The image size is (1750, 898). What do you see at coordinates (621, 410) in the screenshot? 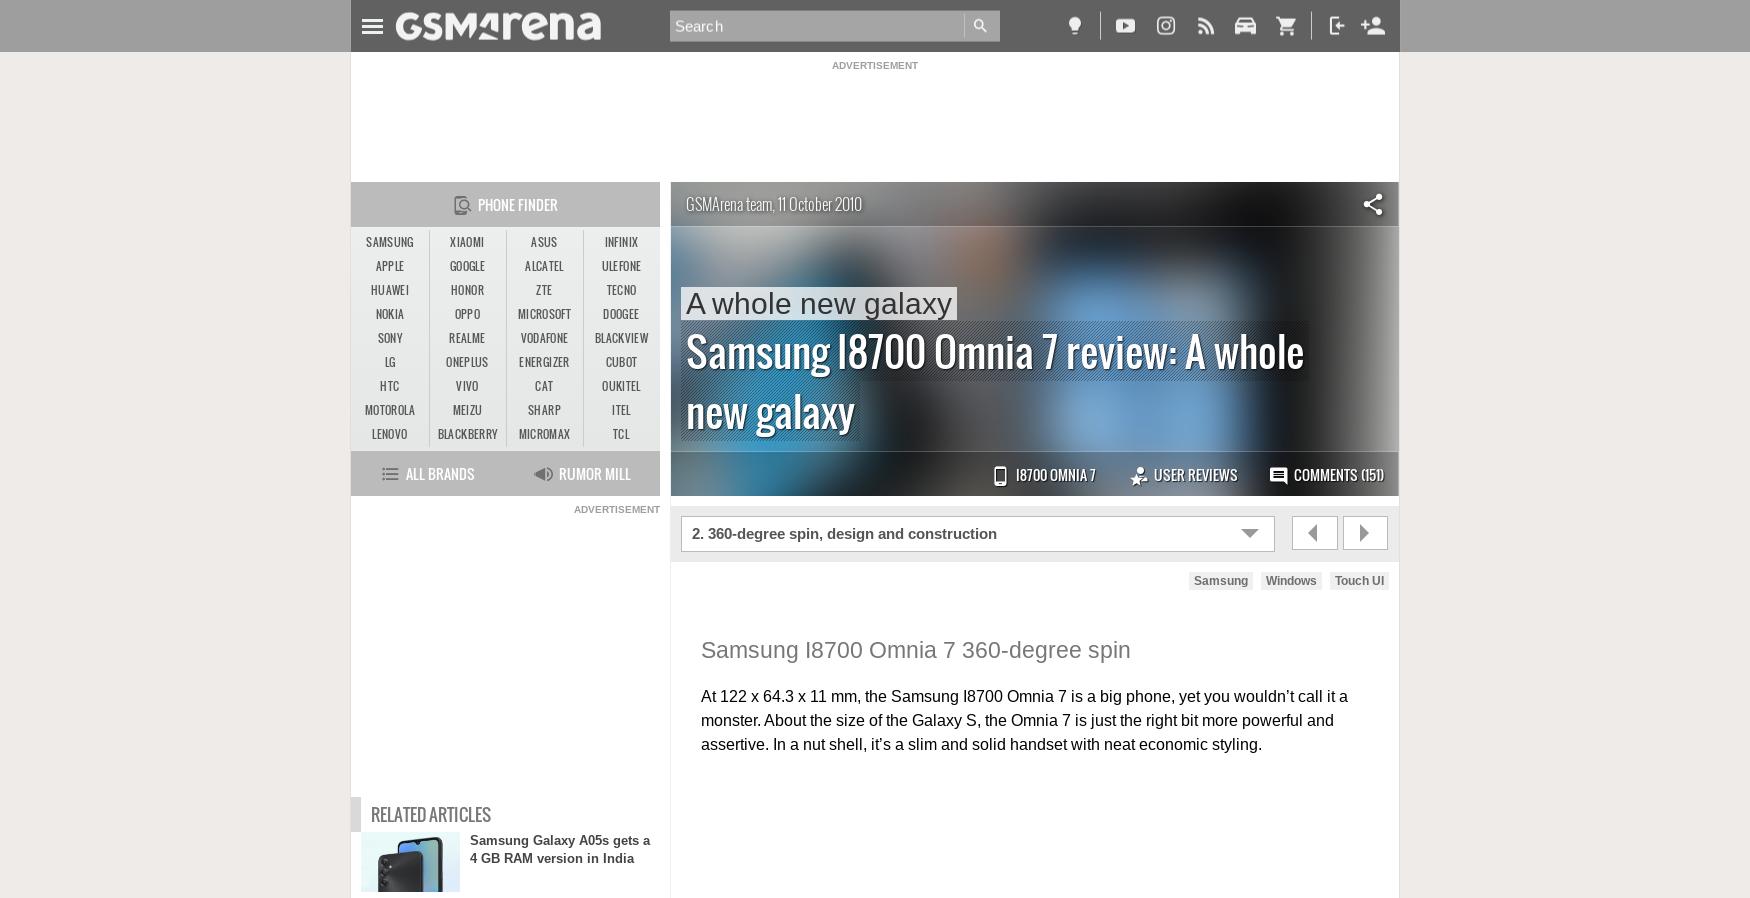
I see `'Itel'` at bounding box center [621, 410].